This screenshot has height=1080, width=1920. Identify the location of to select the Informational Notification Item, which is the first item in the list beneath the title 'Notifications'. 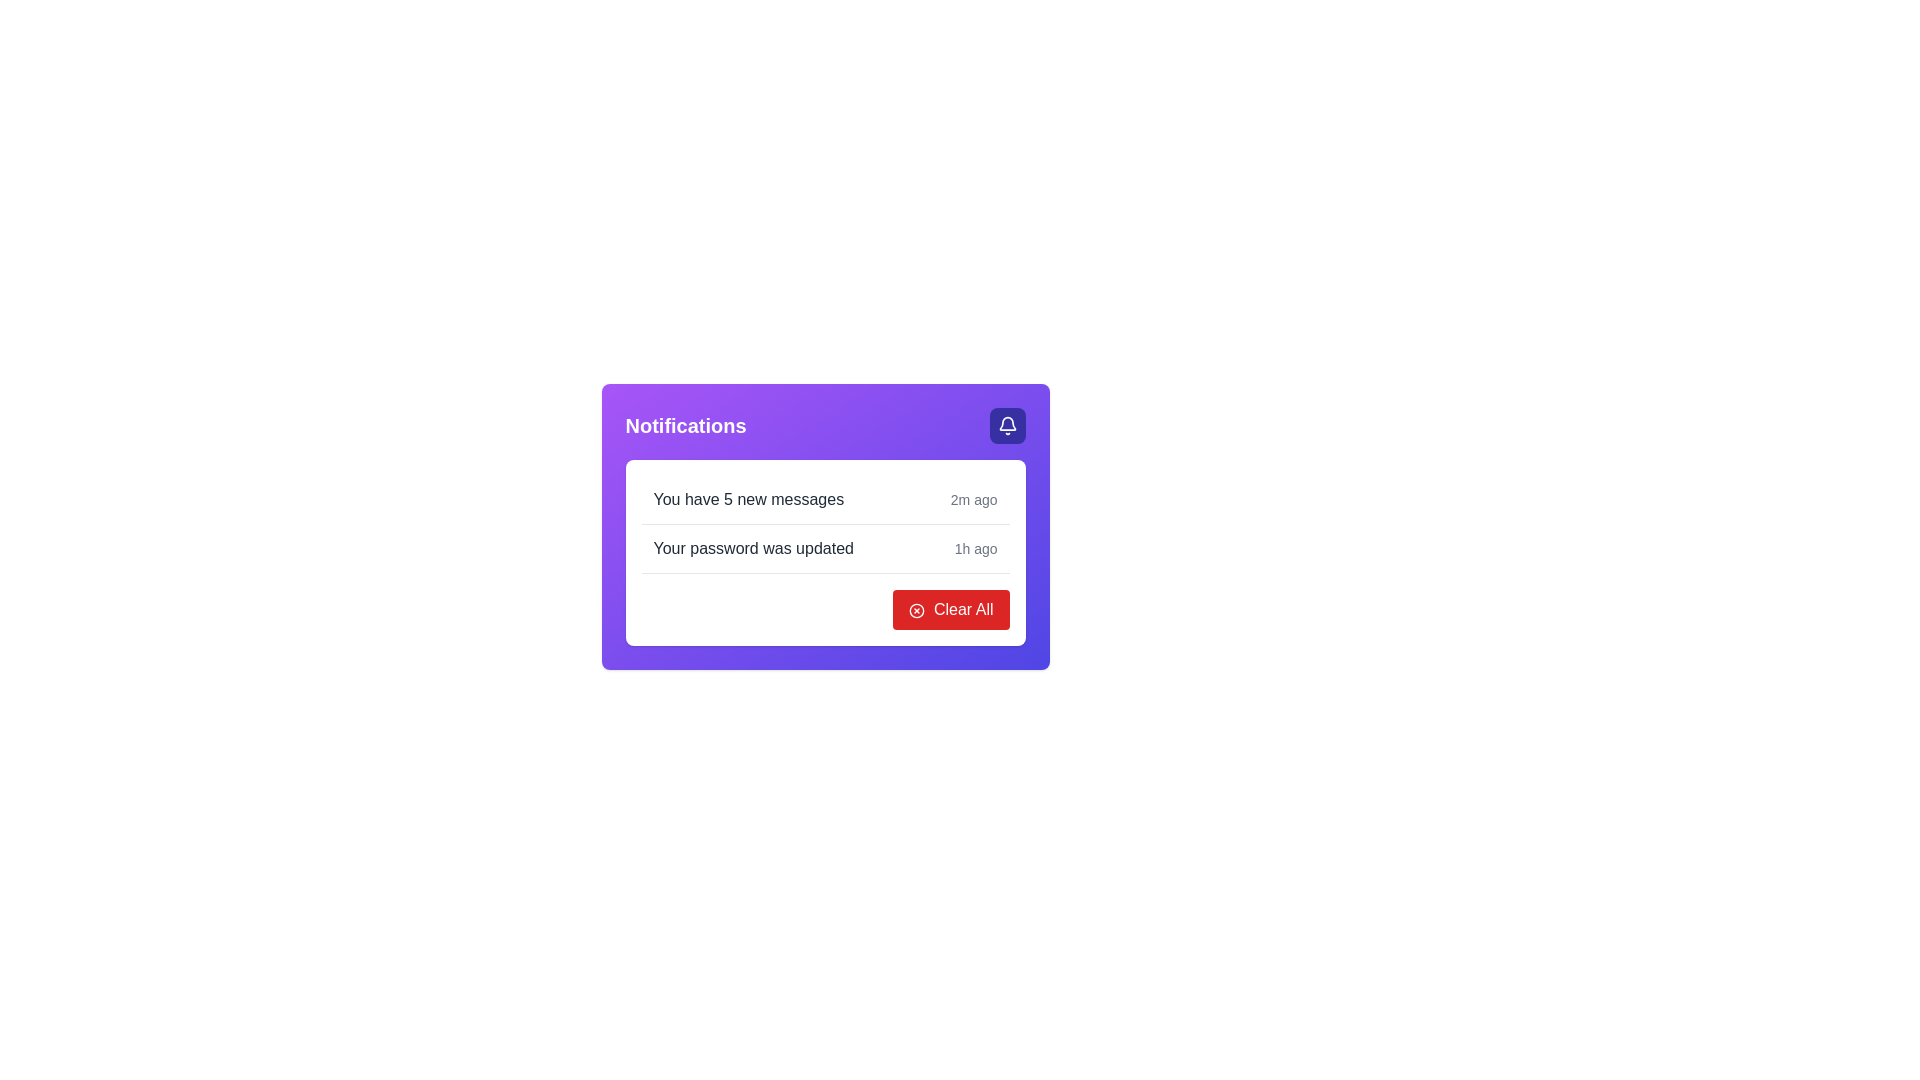
(825, 499).